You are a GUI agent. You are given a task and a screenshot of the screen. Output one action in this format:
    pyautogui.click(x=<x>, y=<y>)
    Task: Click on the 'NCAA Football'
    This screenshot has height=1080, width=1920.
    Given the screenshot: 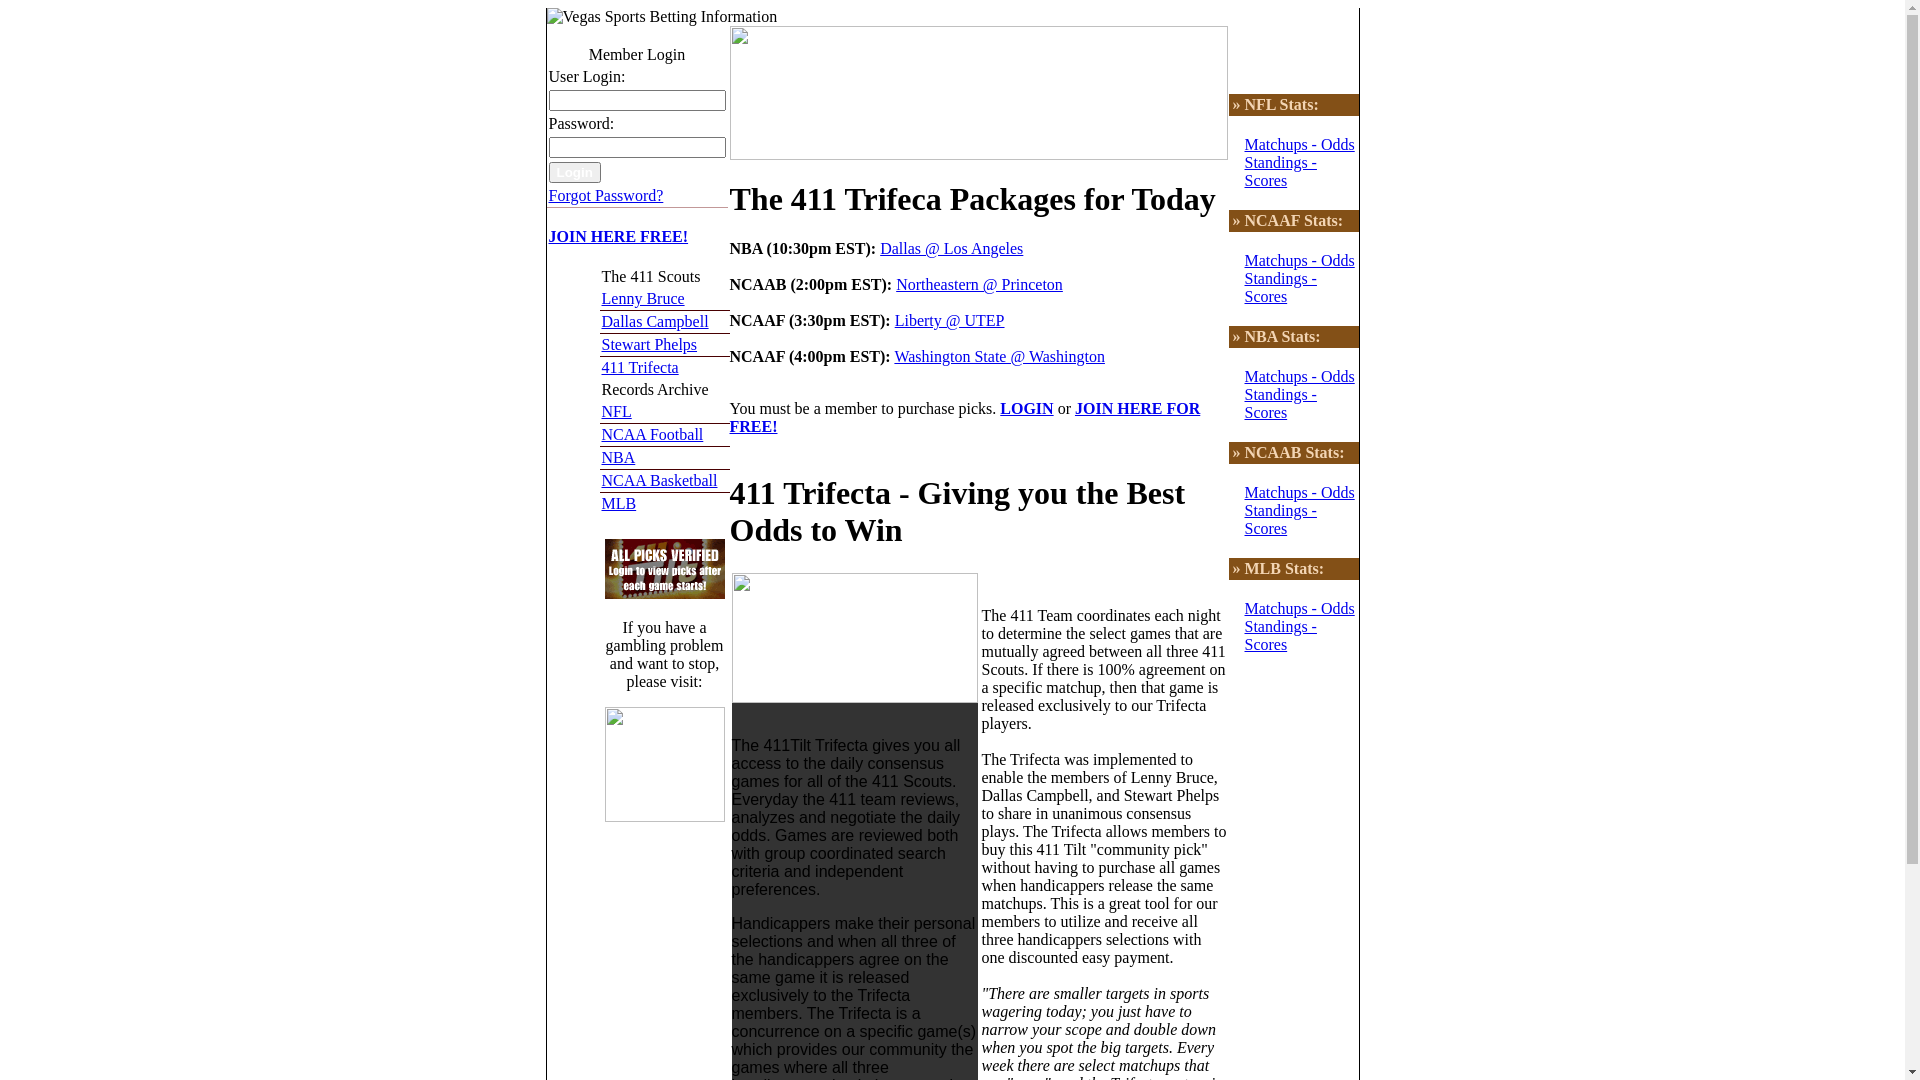 What is the action you would take?
    pyautogui.click(x=652, y=433)
    